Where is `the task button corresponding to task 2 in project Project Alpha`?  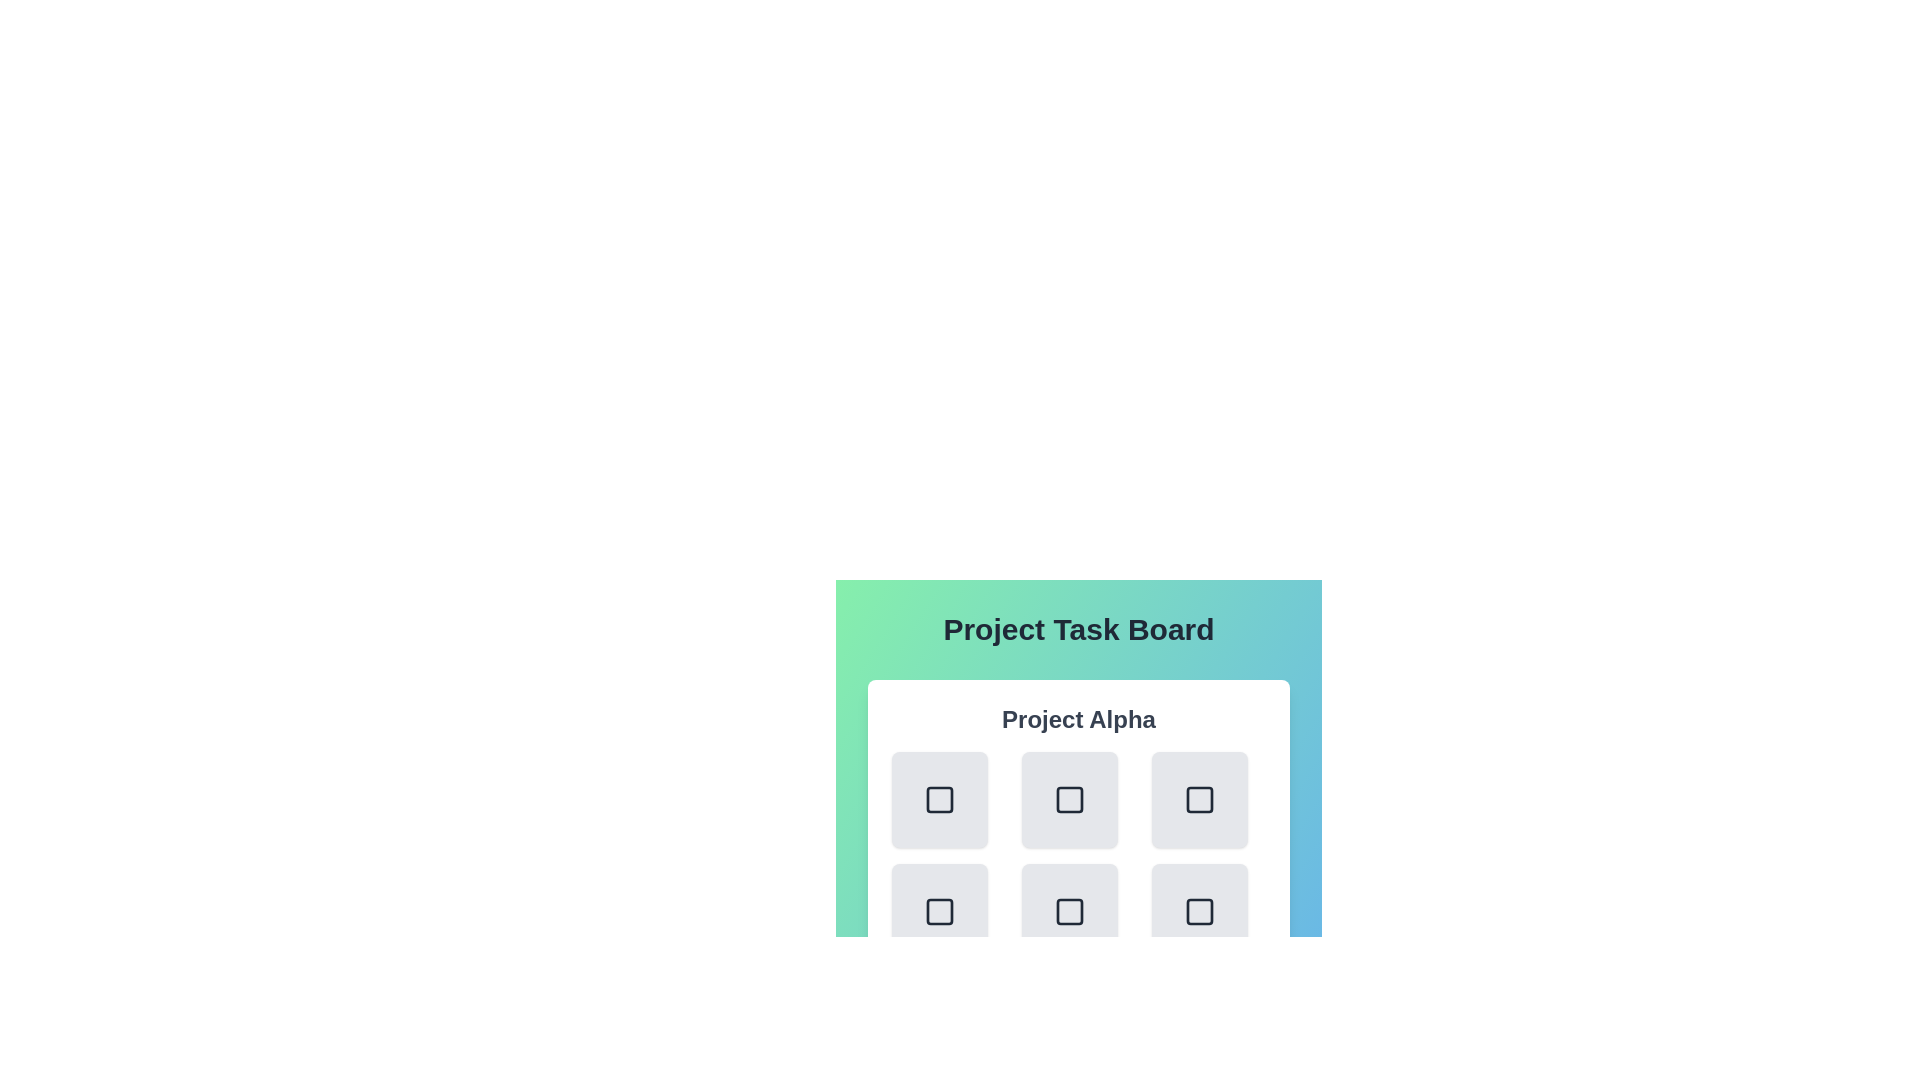 the task button corresponding to task 2 in project Project Alpha is located at coordinates (1200, 798).